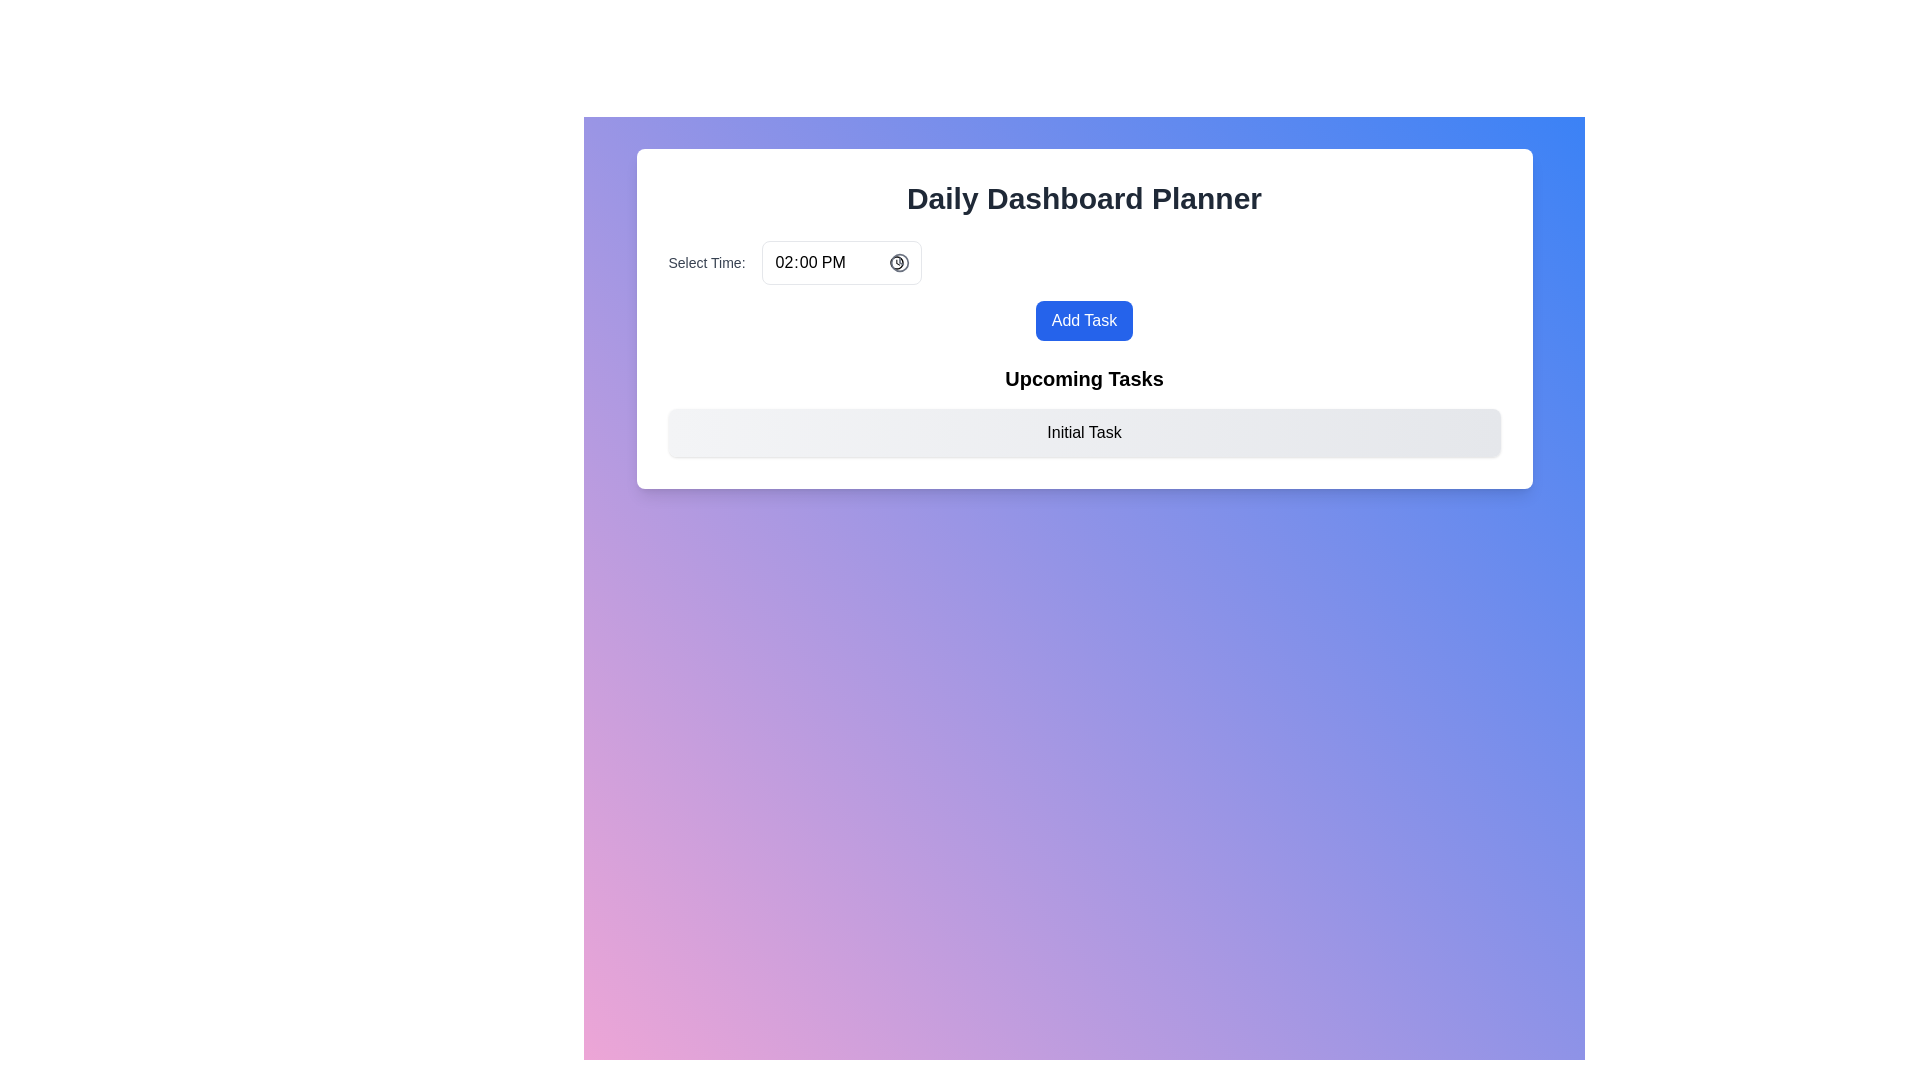 The height and width of the screenshot is (1080, 1920). I want to click on the Time input field displaying '02:00 PM' to focus on it, so click(841, 261).